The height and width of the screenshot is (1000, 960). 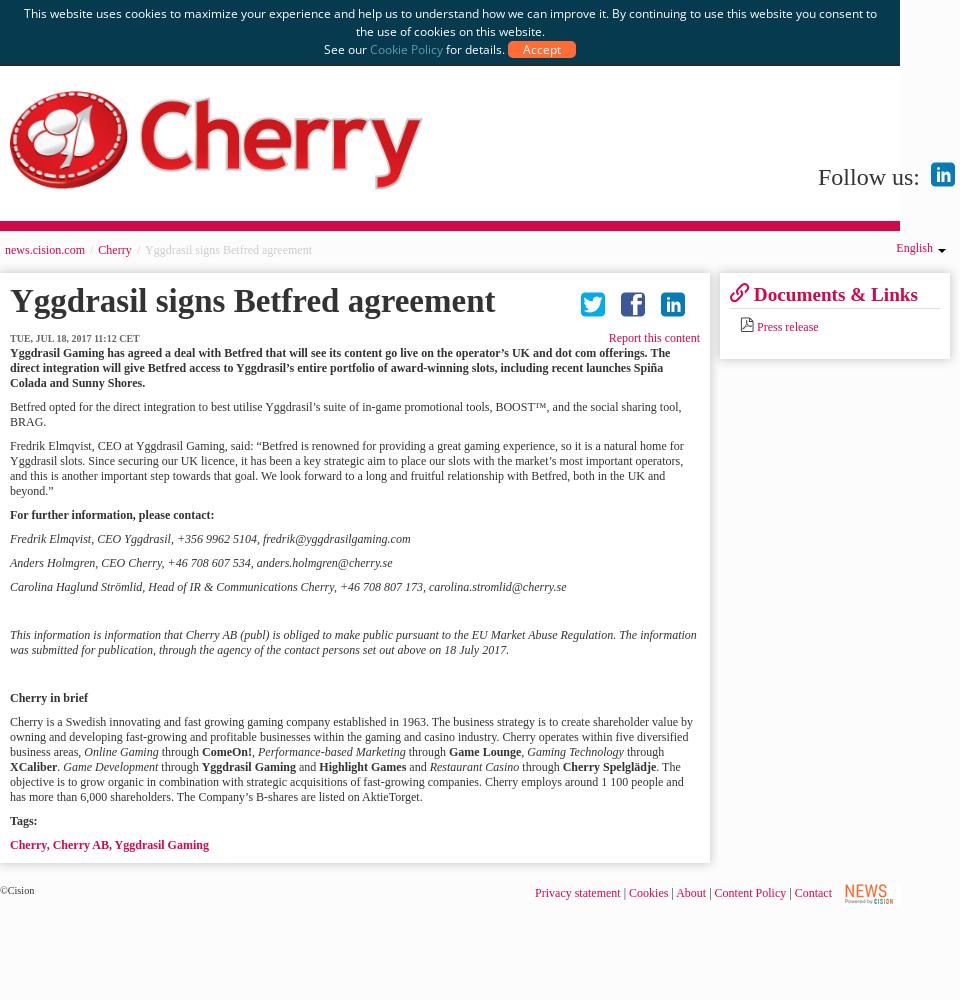 What do you see at coordinates (352, 642) in the screenshot?
I see `'This information is information that Cherry AB (publ) is obliged to make public pursuant to the EU Market Abuse Regulation. The information was submitted for publication, through the agency of the contact persons set out above on 18 July 2017.'` at bounding box center [352, 642].